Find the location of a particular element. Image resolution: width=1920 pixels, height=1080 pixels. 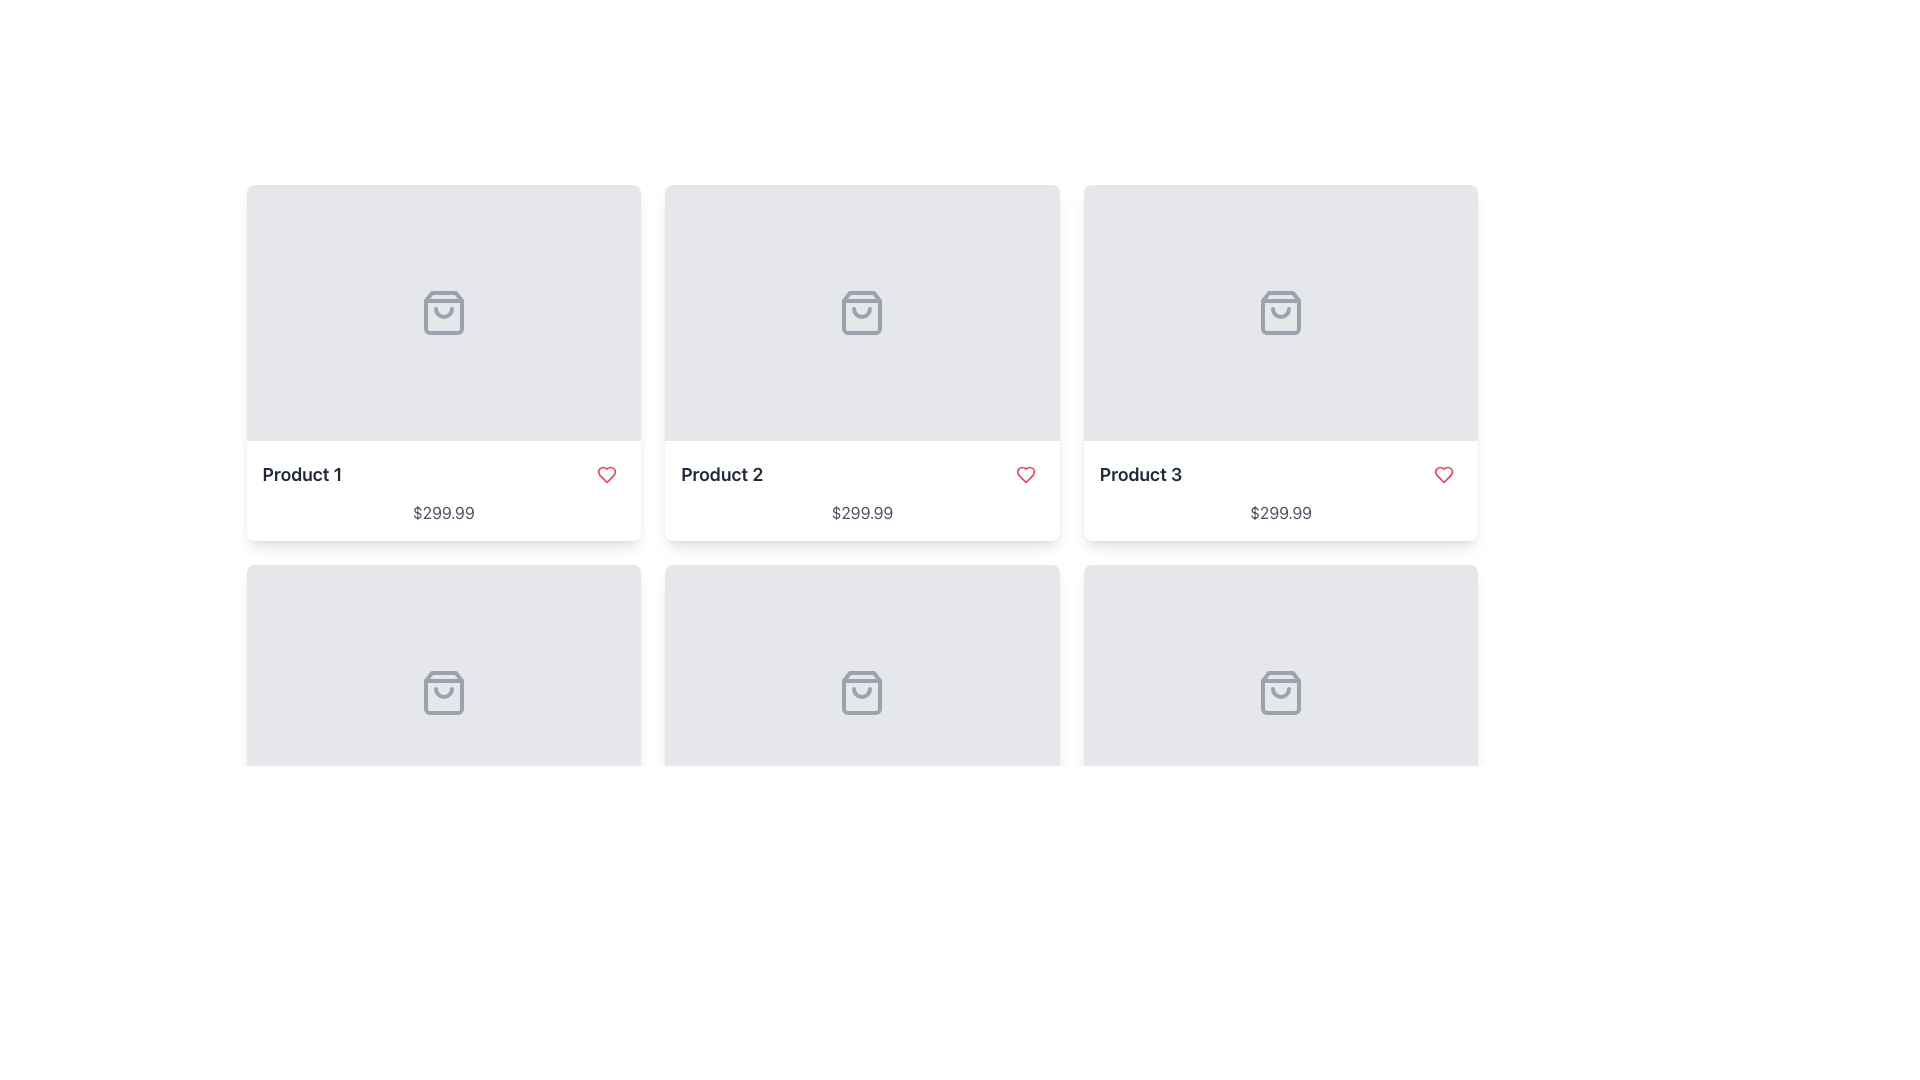

the toggle icon button for favoriting or liking the associated product located at the bottom-right corner of the 'Product 2' card in the grid layout is located at coordinates (1025, 474).